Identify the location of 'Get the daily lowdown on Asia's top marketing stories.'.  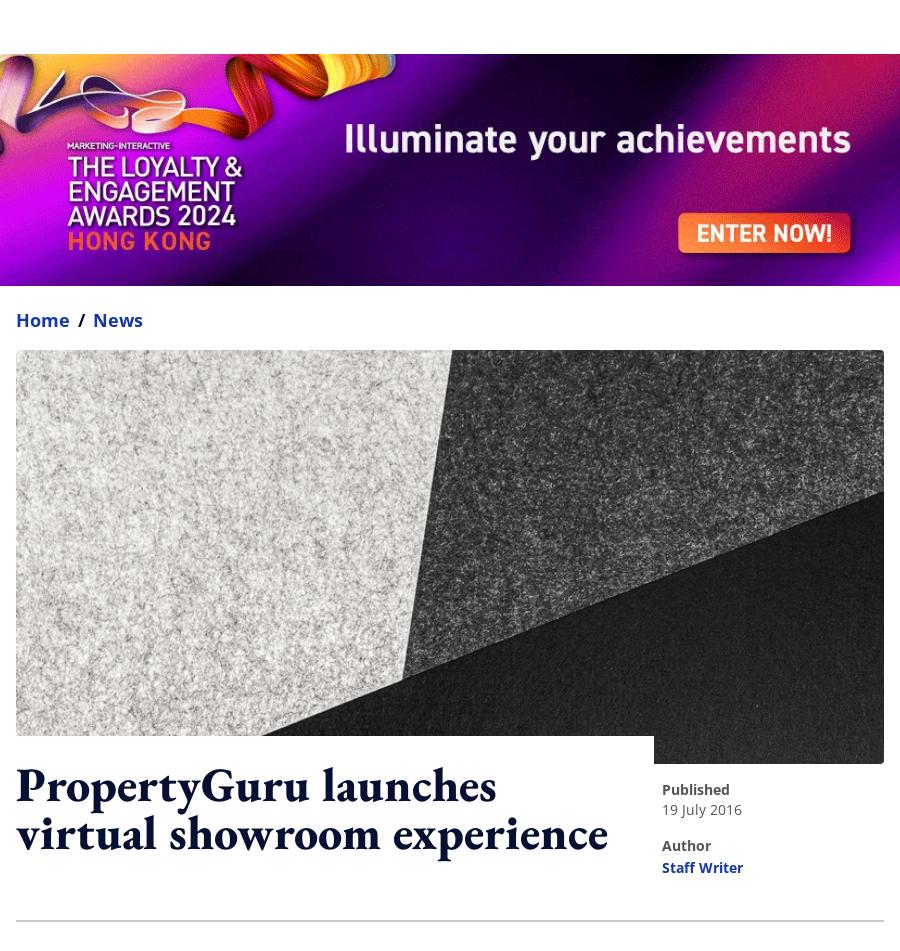
(355, 618).